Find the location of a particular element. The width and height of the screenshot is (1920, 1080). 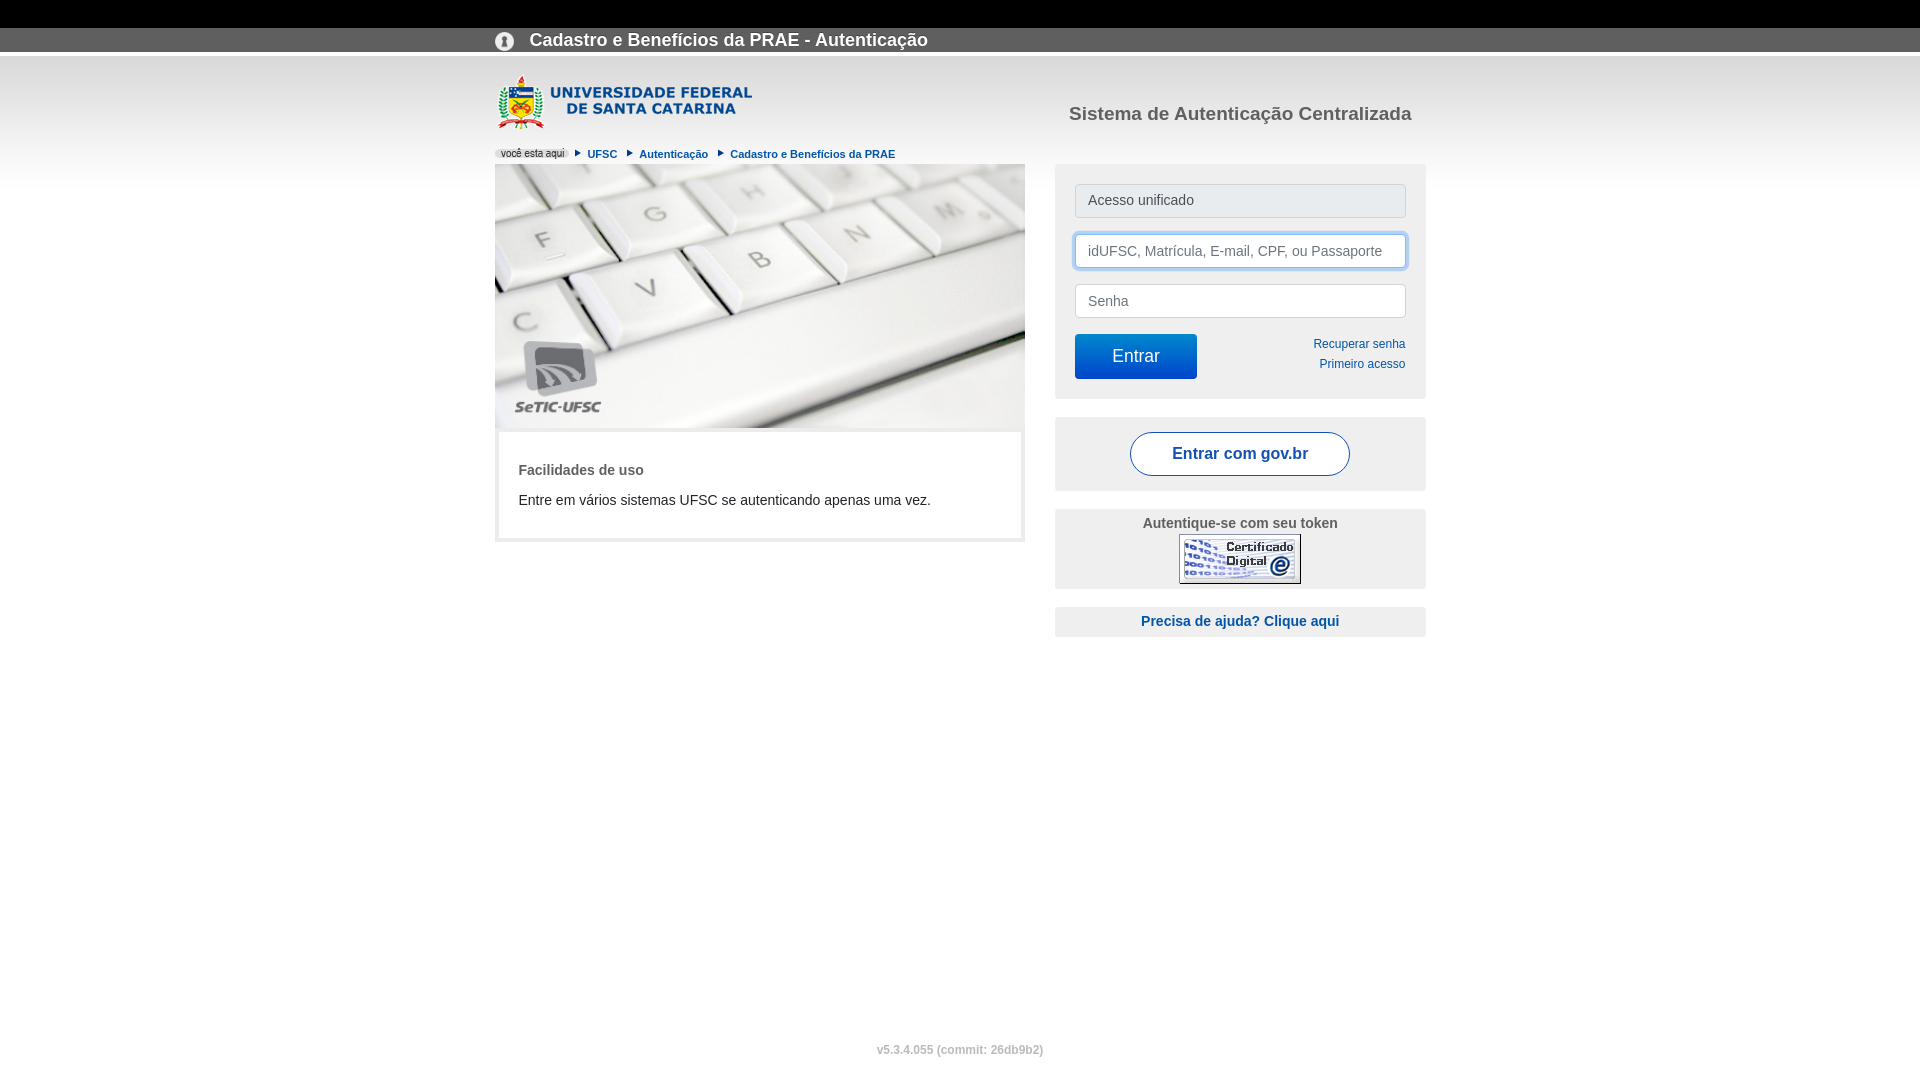

'Entrar com is located at coordinates (1238, 454).